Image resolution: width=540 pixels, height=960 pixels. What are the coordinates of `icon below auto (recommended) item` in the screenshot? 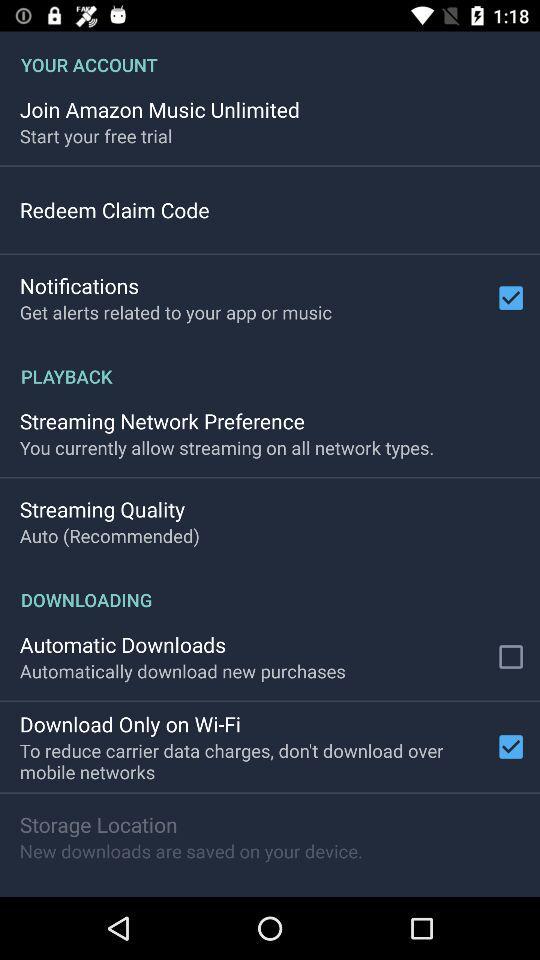 It's located at (270, 589).